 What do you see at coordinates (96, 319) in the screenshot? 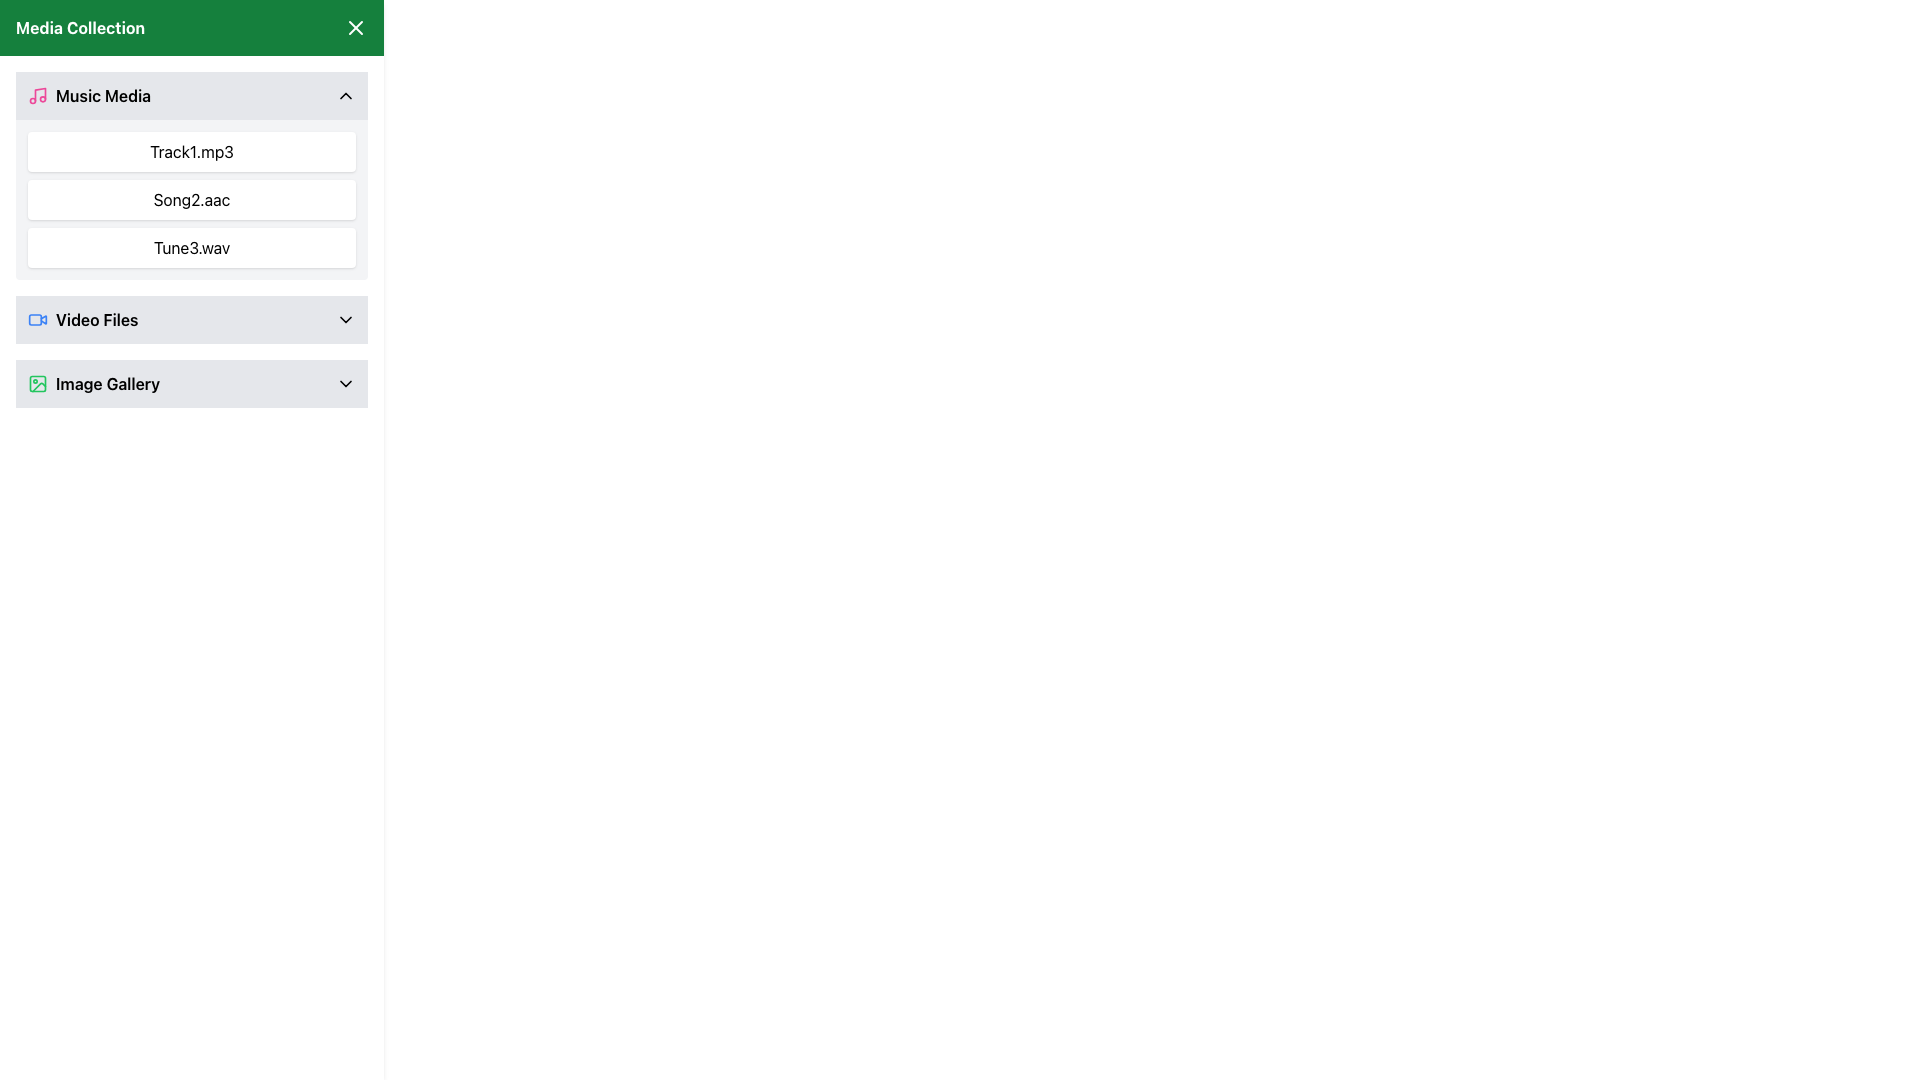
I see `the 'Video Files' text label located in the left panel below 'Music Media', above 'Image Gallery', which features a blue video icon and is styled in bold font` at bounding box center [96, 319].